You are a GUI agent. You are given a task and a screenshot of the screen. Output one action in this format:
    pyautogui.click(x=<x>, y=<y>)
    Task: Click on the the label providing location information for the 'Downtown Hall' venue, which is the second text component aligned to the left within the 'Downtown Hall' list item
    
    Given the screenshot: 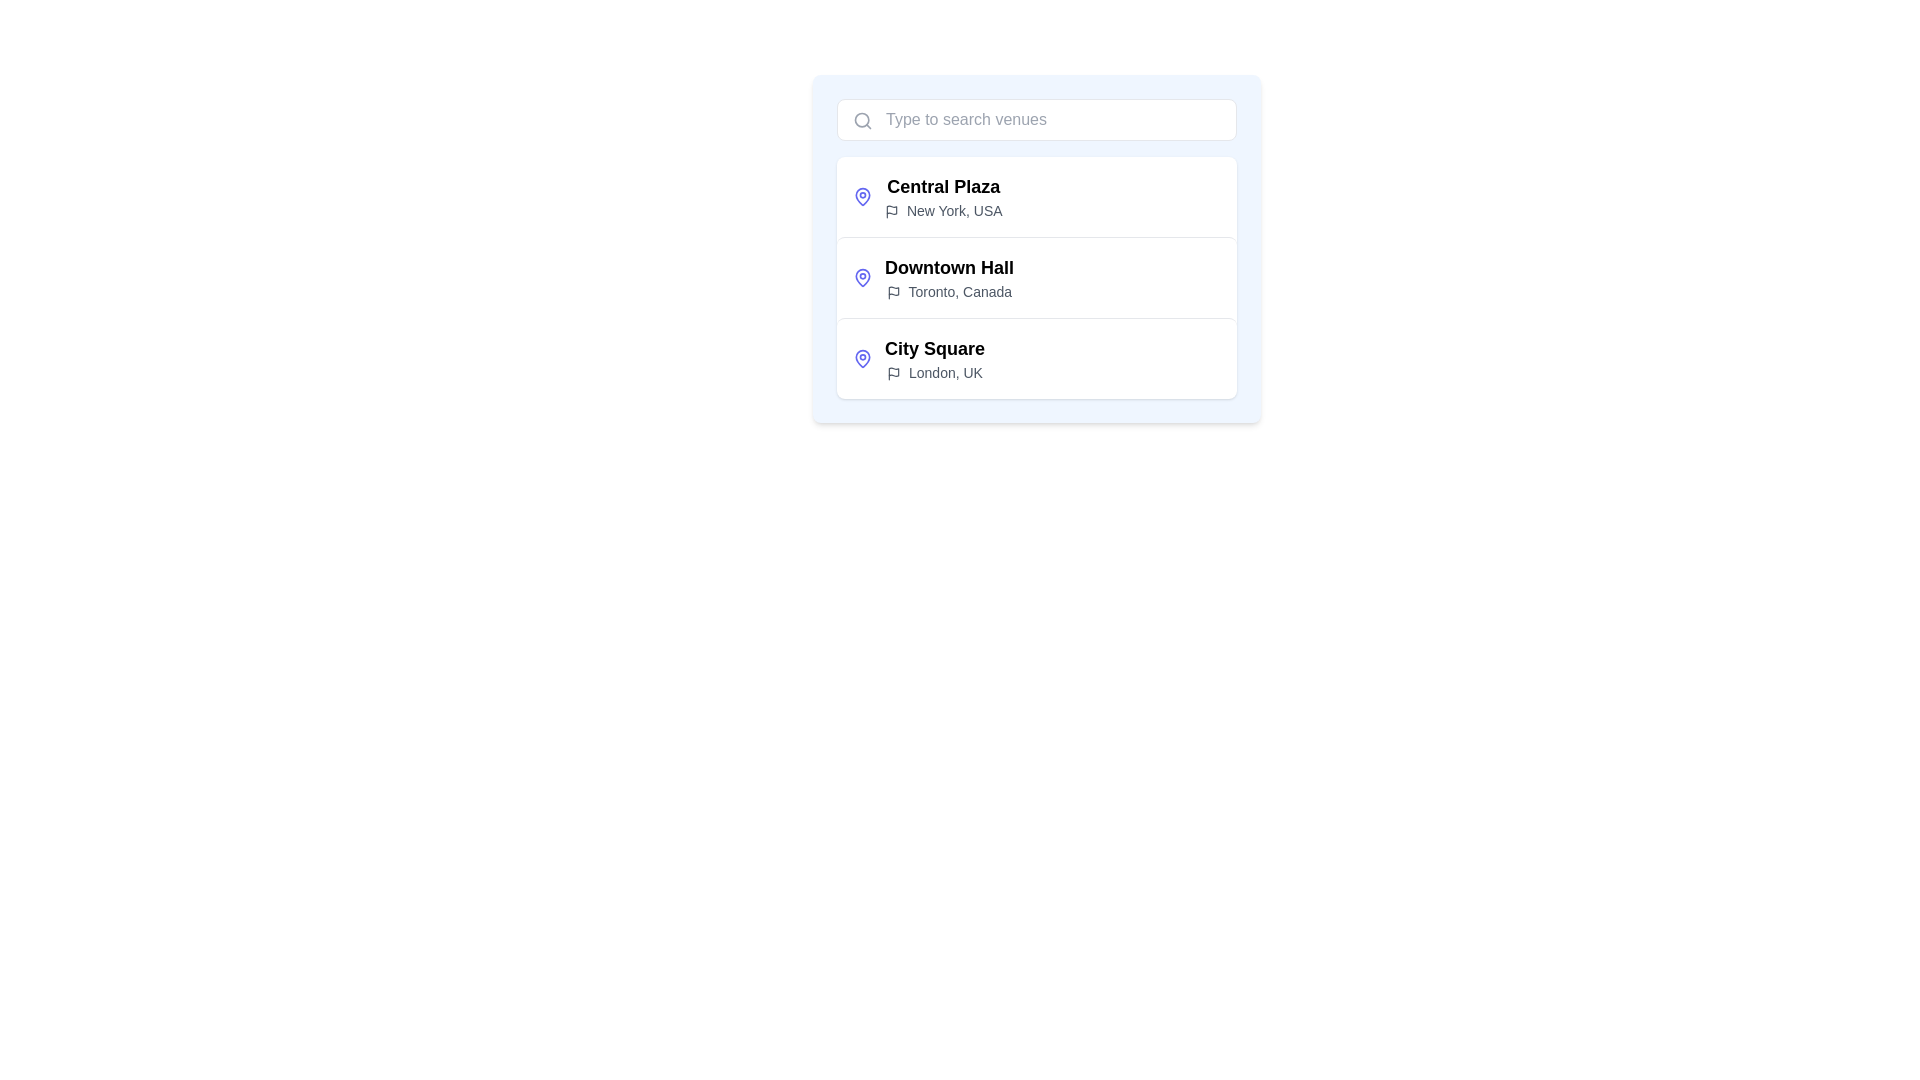 What is the action you would take?
    pyautogui.click(x=948, y=292)
    